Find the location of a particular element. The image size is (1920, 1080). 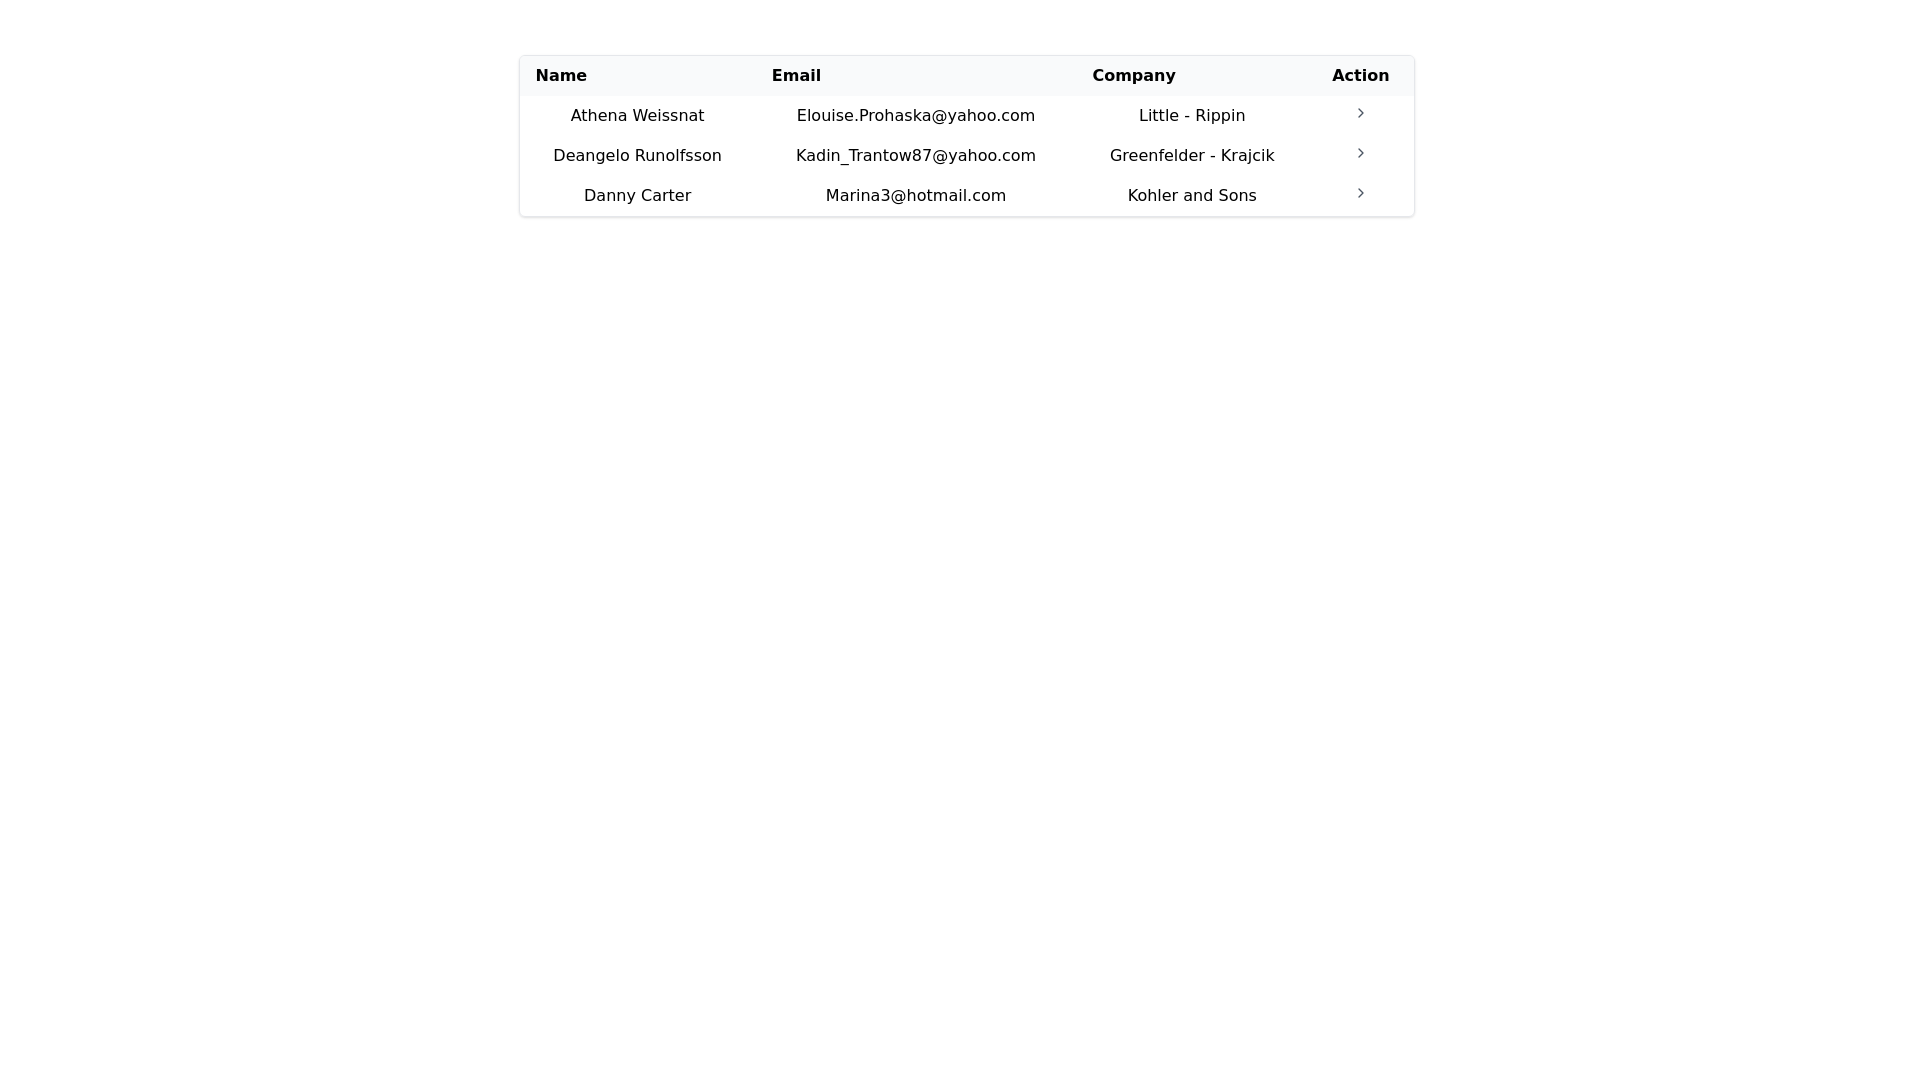

the navigational icon button in the 'Action' column corresponding to the entry 'Athena Weissnat' is located at coordinates (1360, 112).